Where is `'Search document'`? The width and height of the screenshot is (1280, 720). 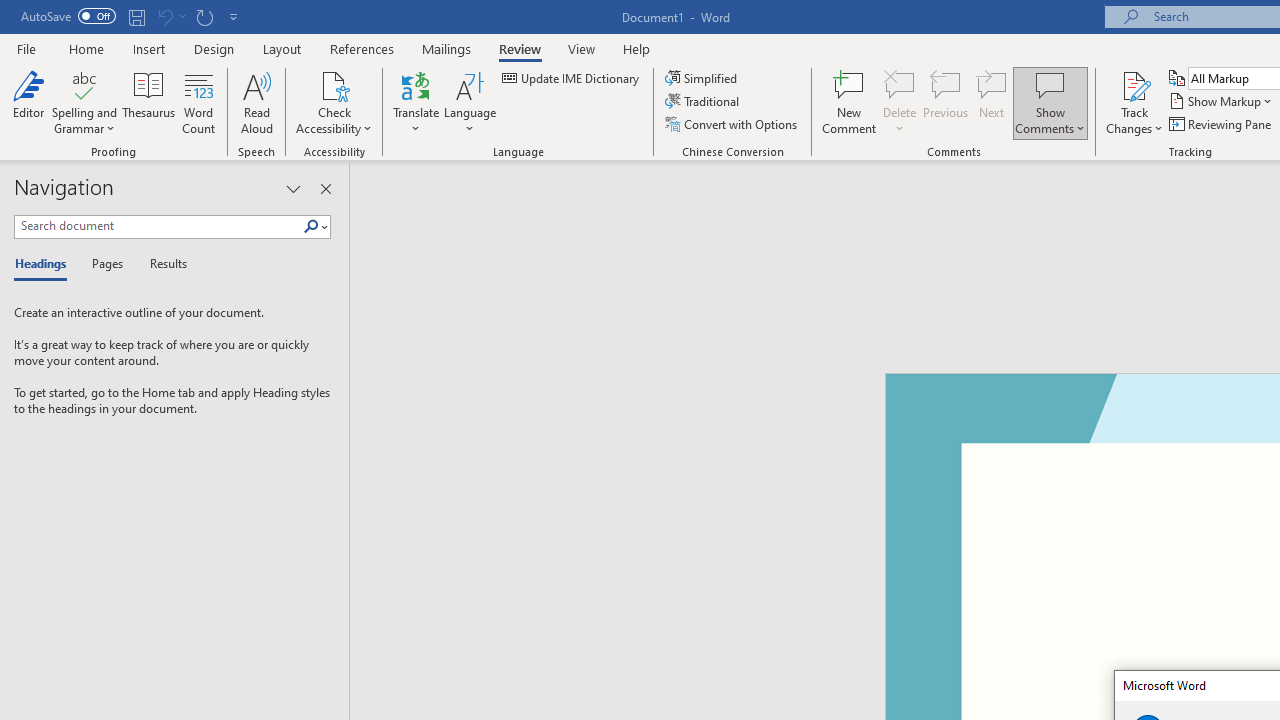 'Search document' is located at coordinates (157, 225).